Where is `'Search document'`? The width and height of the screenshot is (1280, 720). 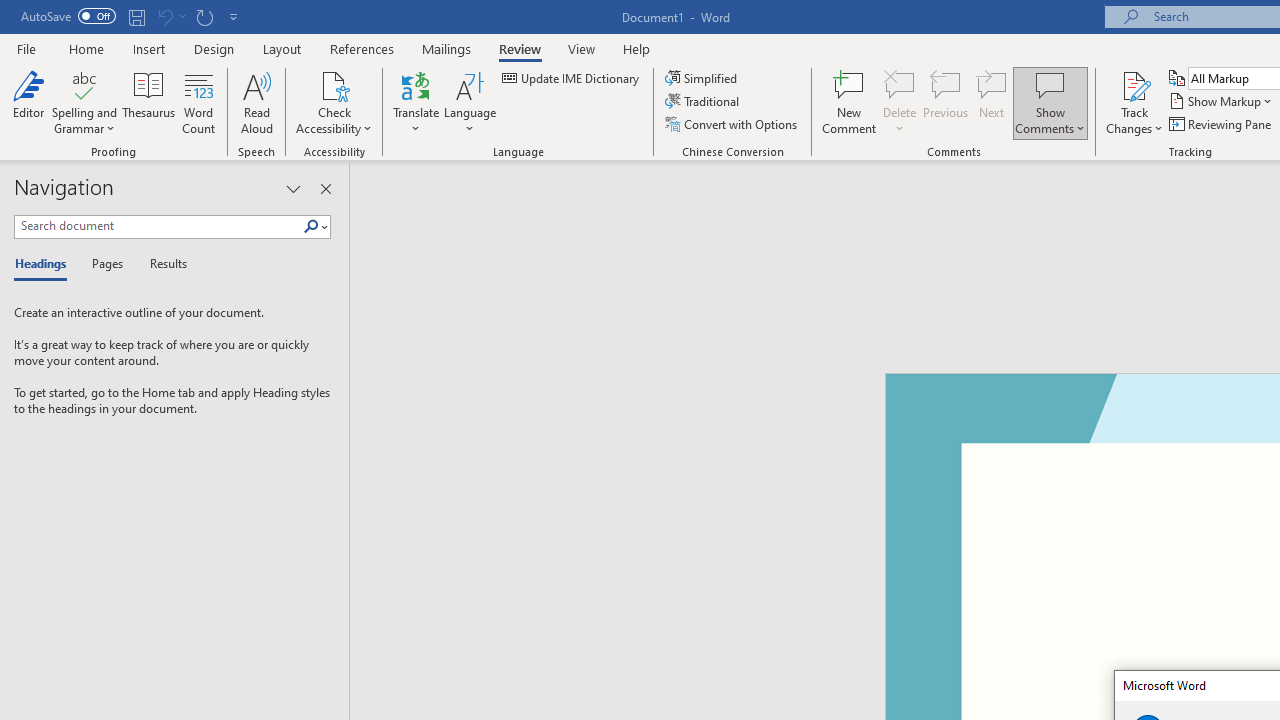 'Search document' is located at coordinates (157, 225).